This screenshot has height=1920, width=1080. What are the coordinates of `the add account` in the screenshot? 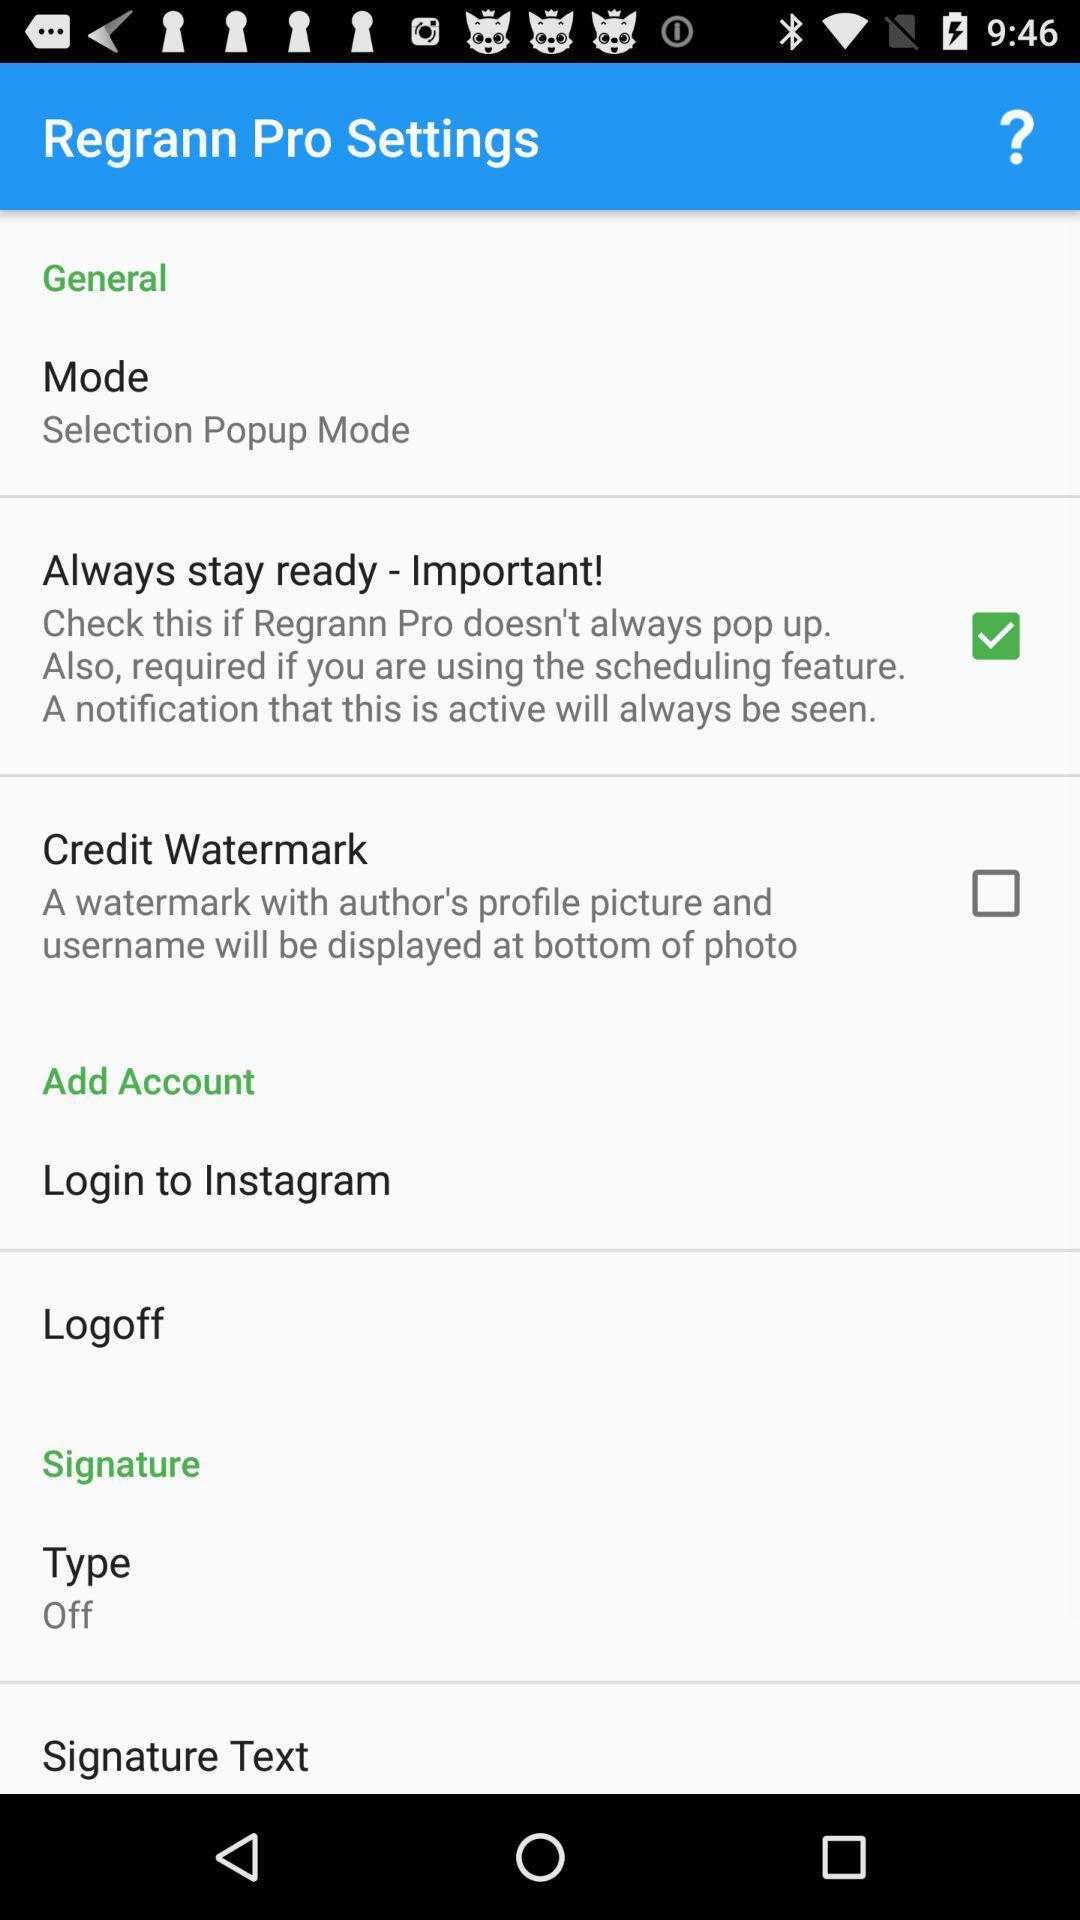 It's located at (540, 1058).